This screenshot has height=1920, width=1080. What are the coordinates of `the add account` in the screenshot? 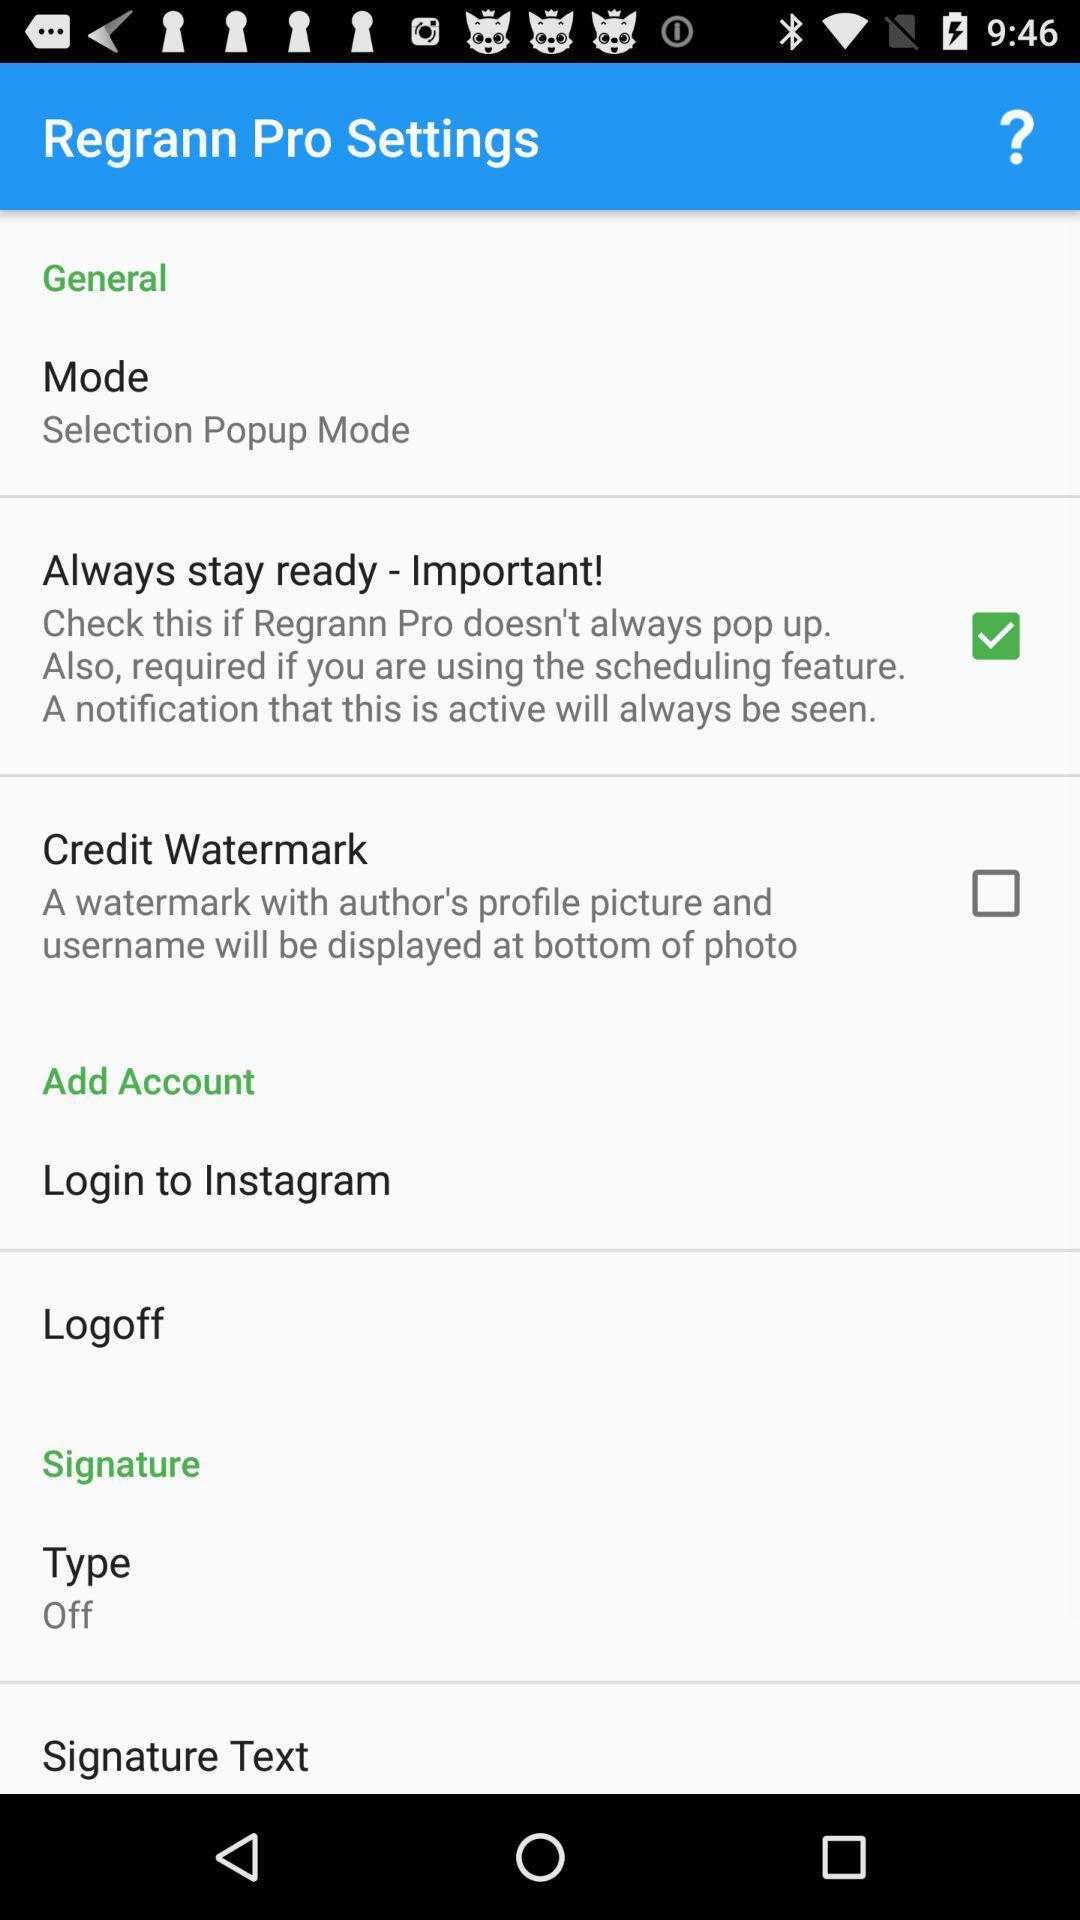 It's located at (540, 1058).